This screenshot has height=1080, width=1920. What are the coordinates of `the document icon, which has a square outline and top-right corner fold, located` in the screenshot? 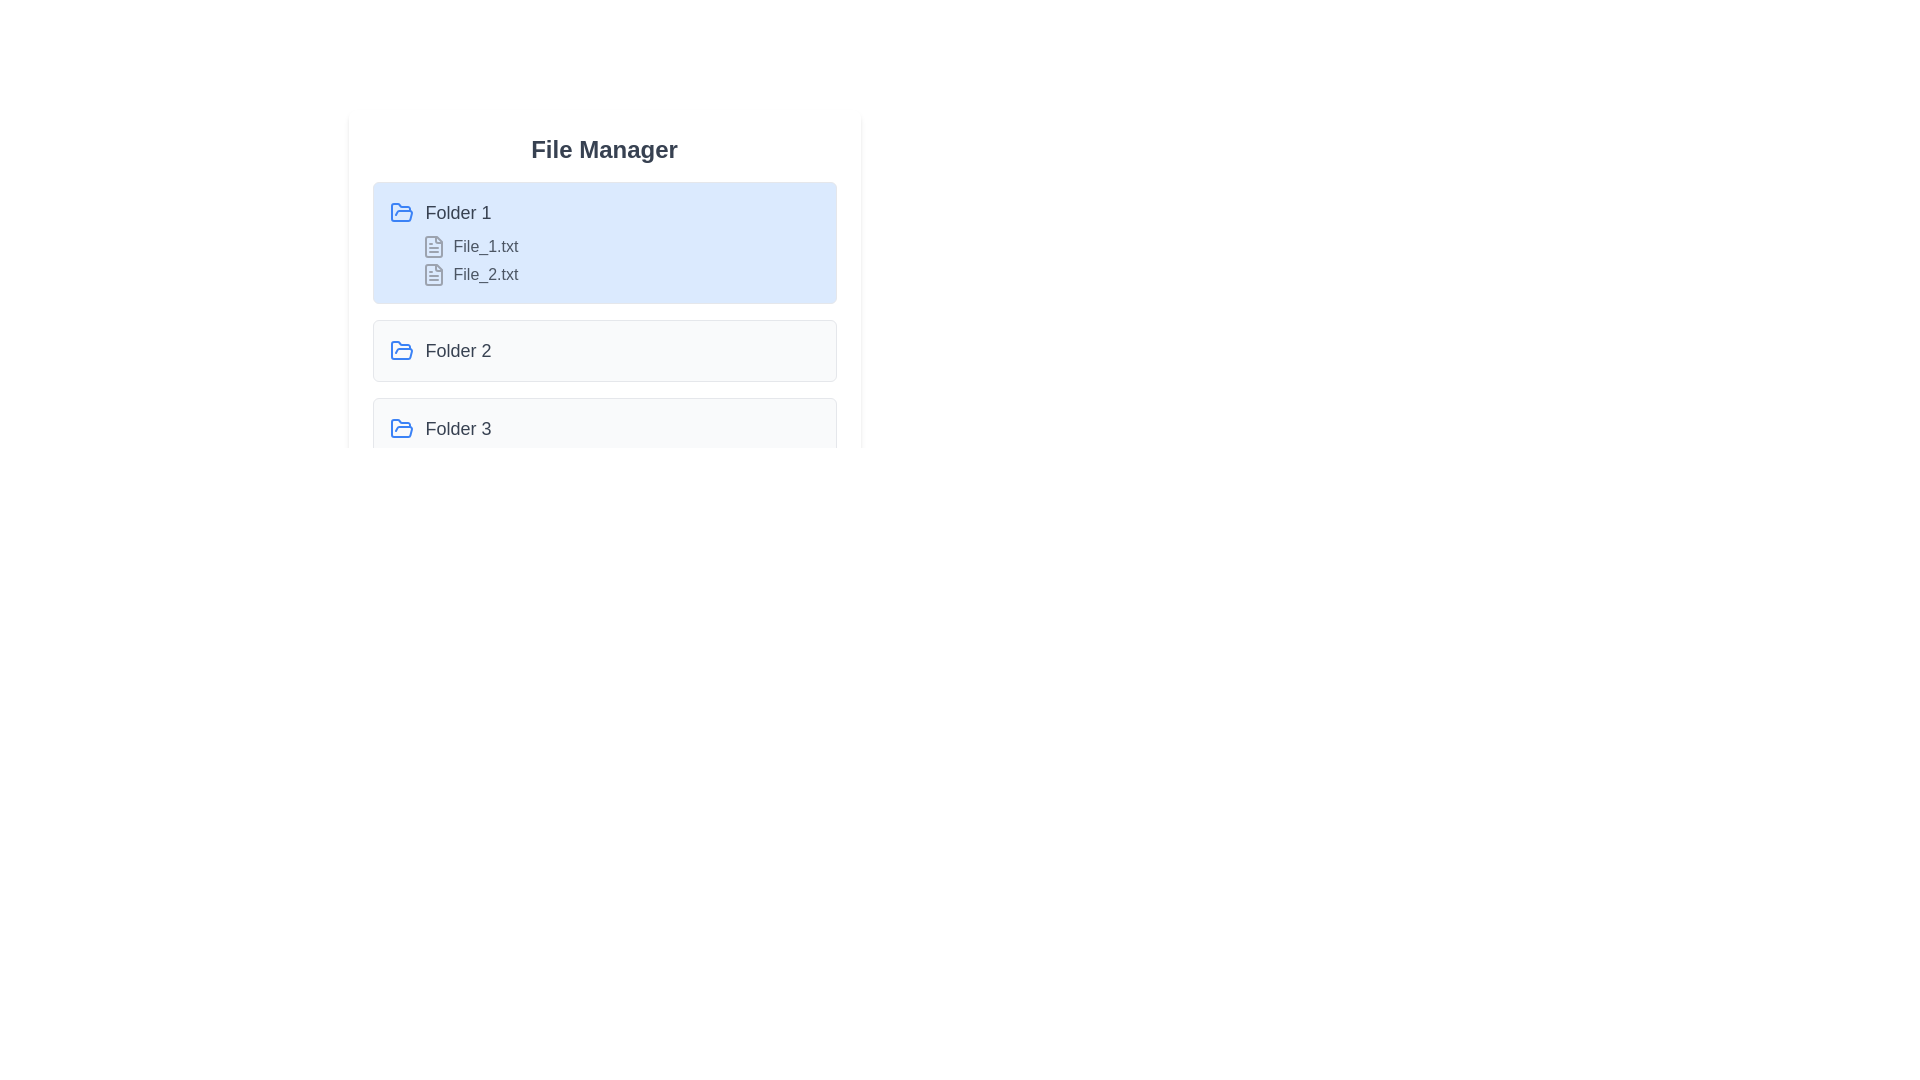 It's located at (432, 245).